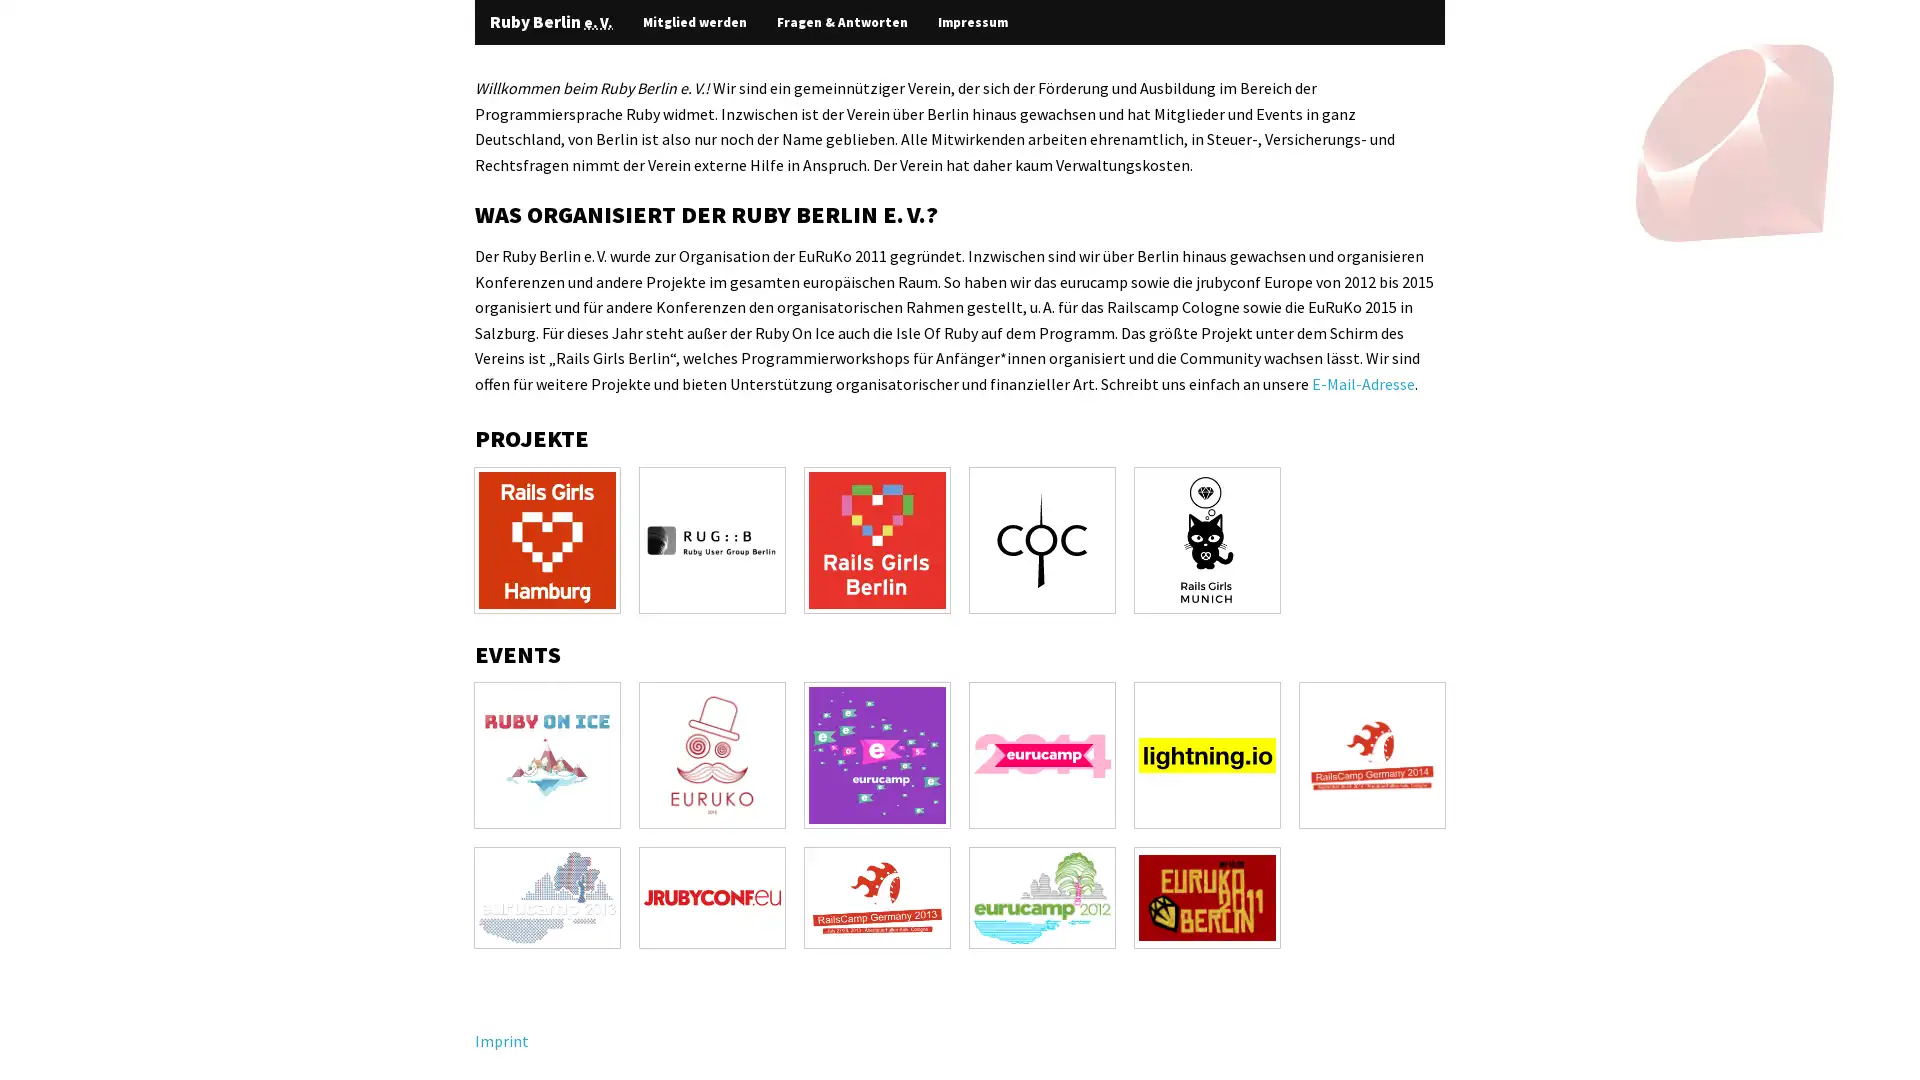 The image size is (1920, 1080). Describe the element at coordinates (712, 896) in the screenshot. I see `Jrubyconf` at that location.